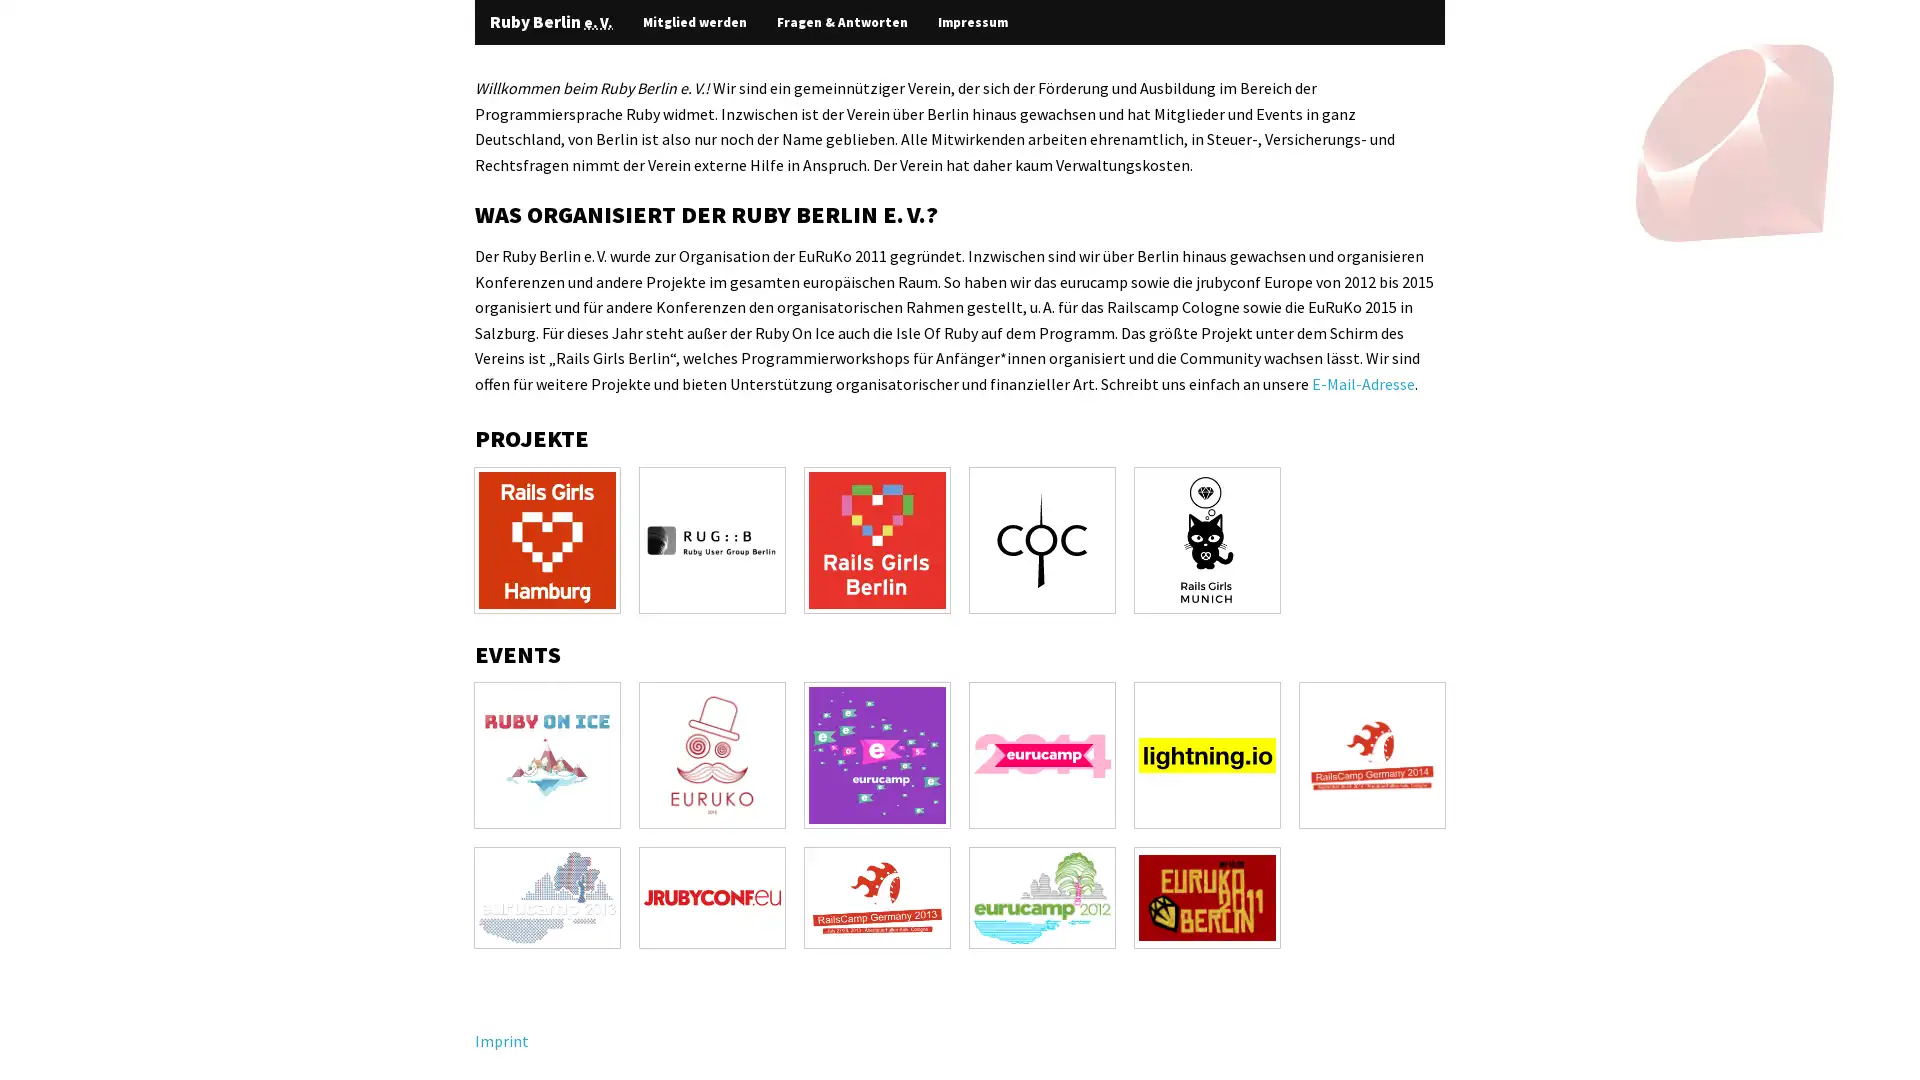 The image size is (1920, 1080). Describe the element at coordinates (712, 896) in the screenshot. I see `Jrubyconf` at that location.